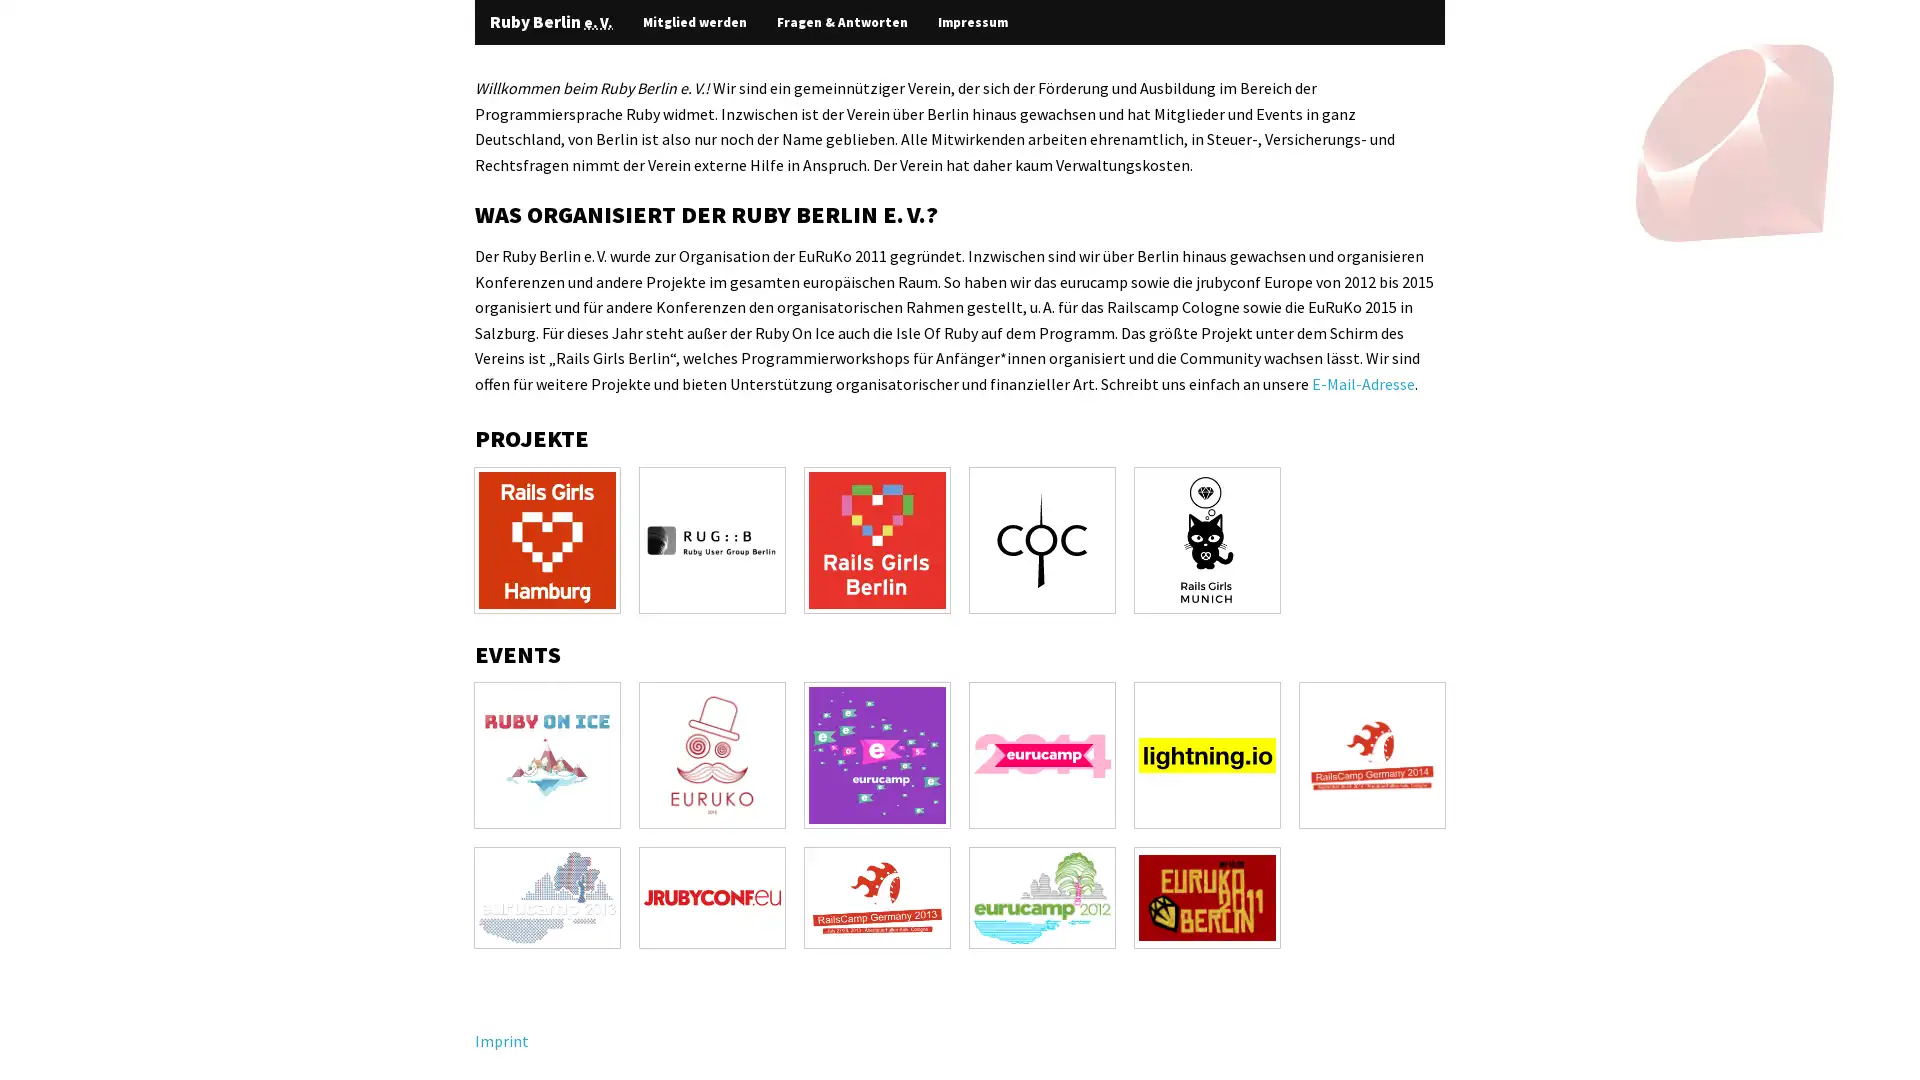 The image size is (1920, 1080). Describe the element at coordinates (712, 896) in the screenshot. I see `Jrubyconf` at that location.